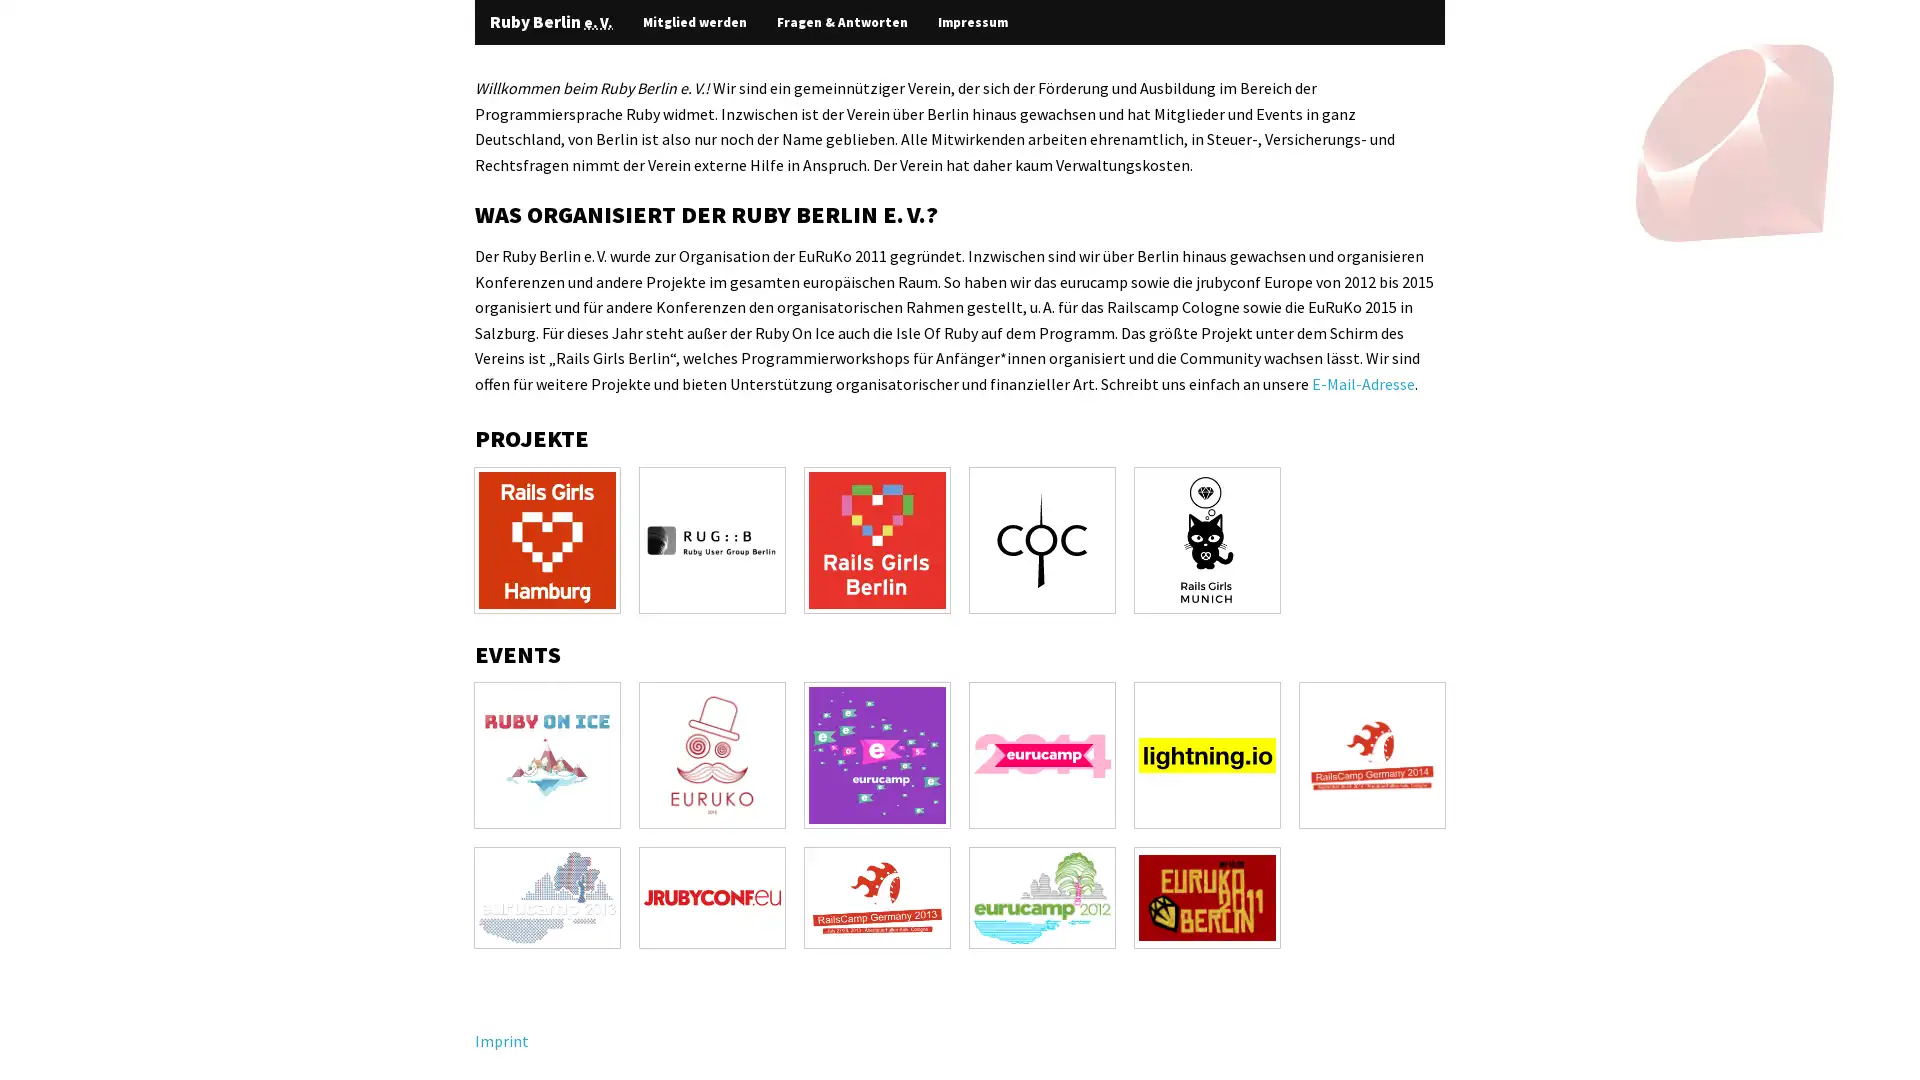 The image size is (1920, 1080). Describe the element at coordinates (712, 896) in the screenshot. I see `Jrubyconf` at that location.